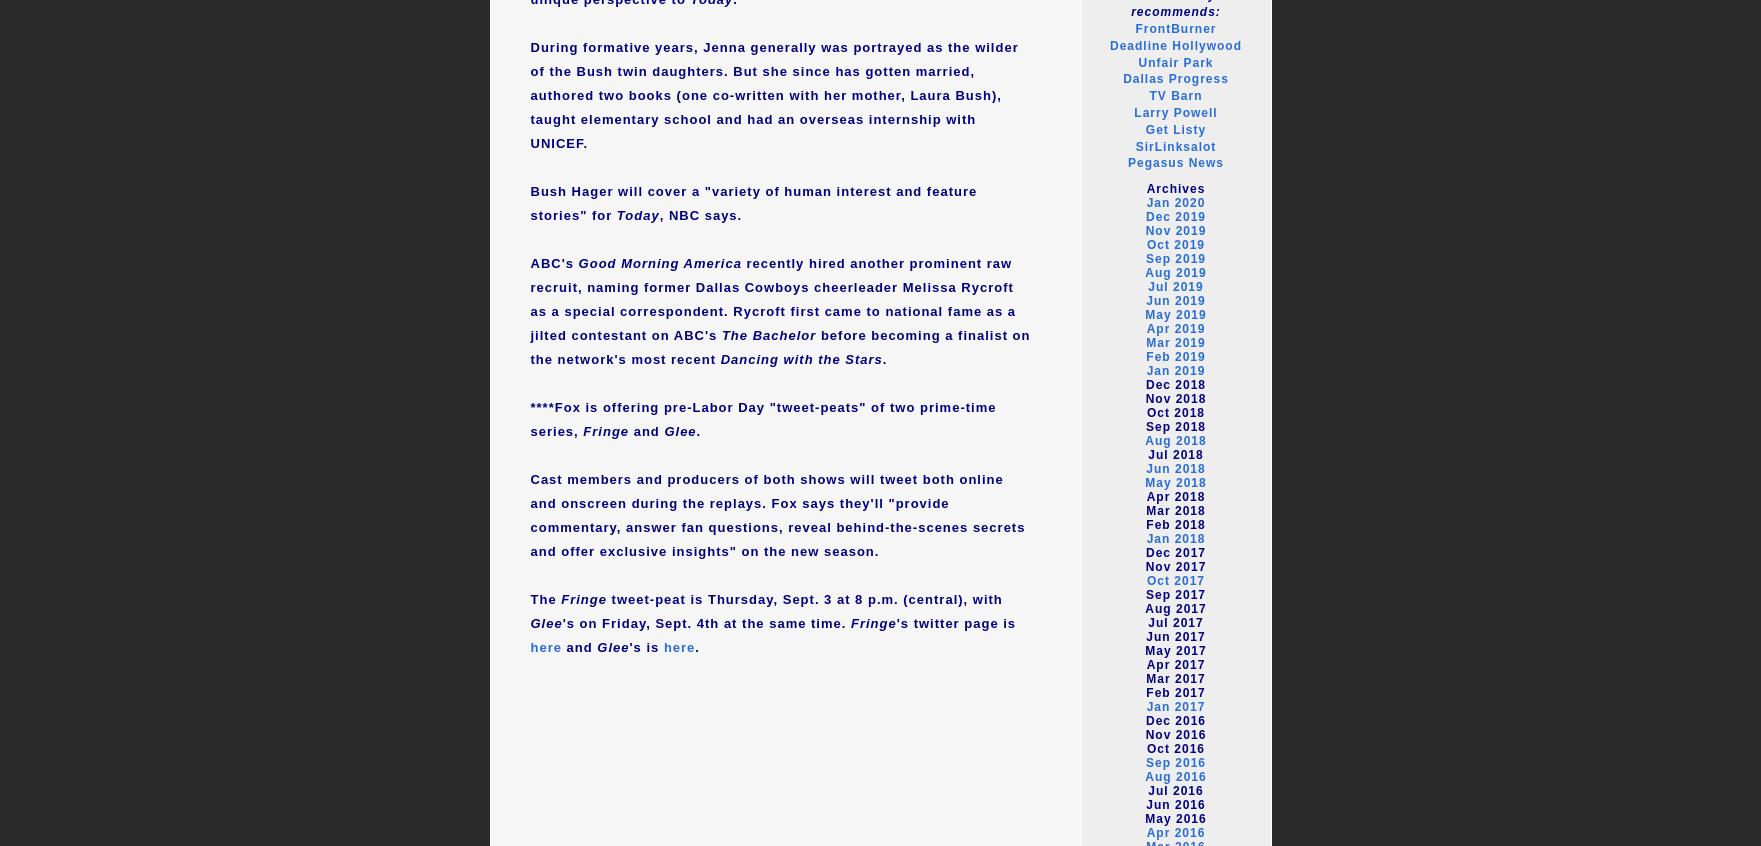  What do you see at coordinates (1175, 706) in the screenshot?
I see `'Jan 2017'` at bounding box center [1175, 706].